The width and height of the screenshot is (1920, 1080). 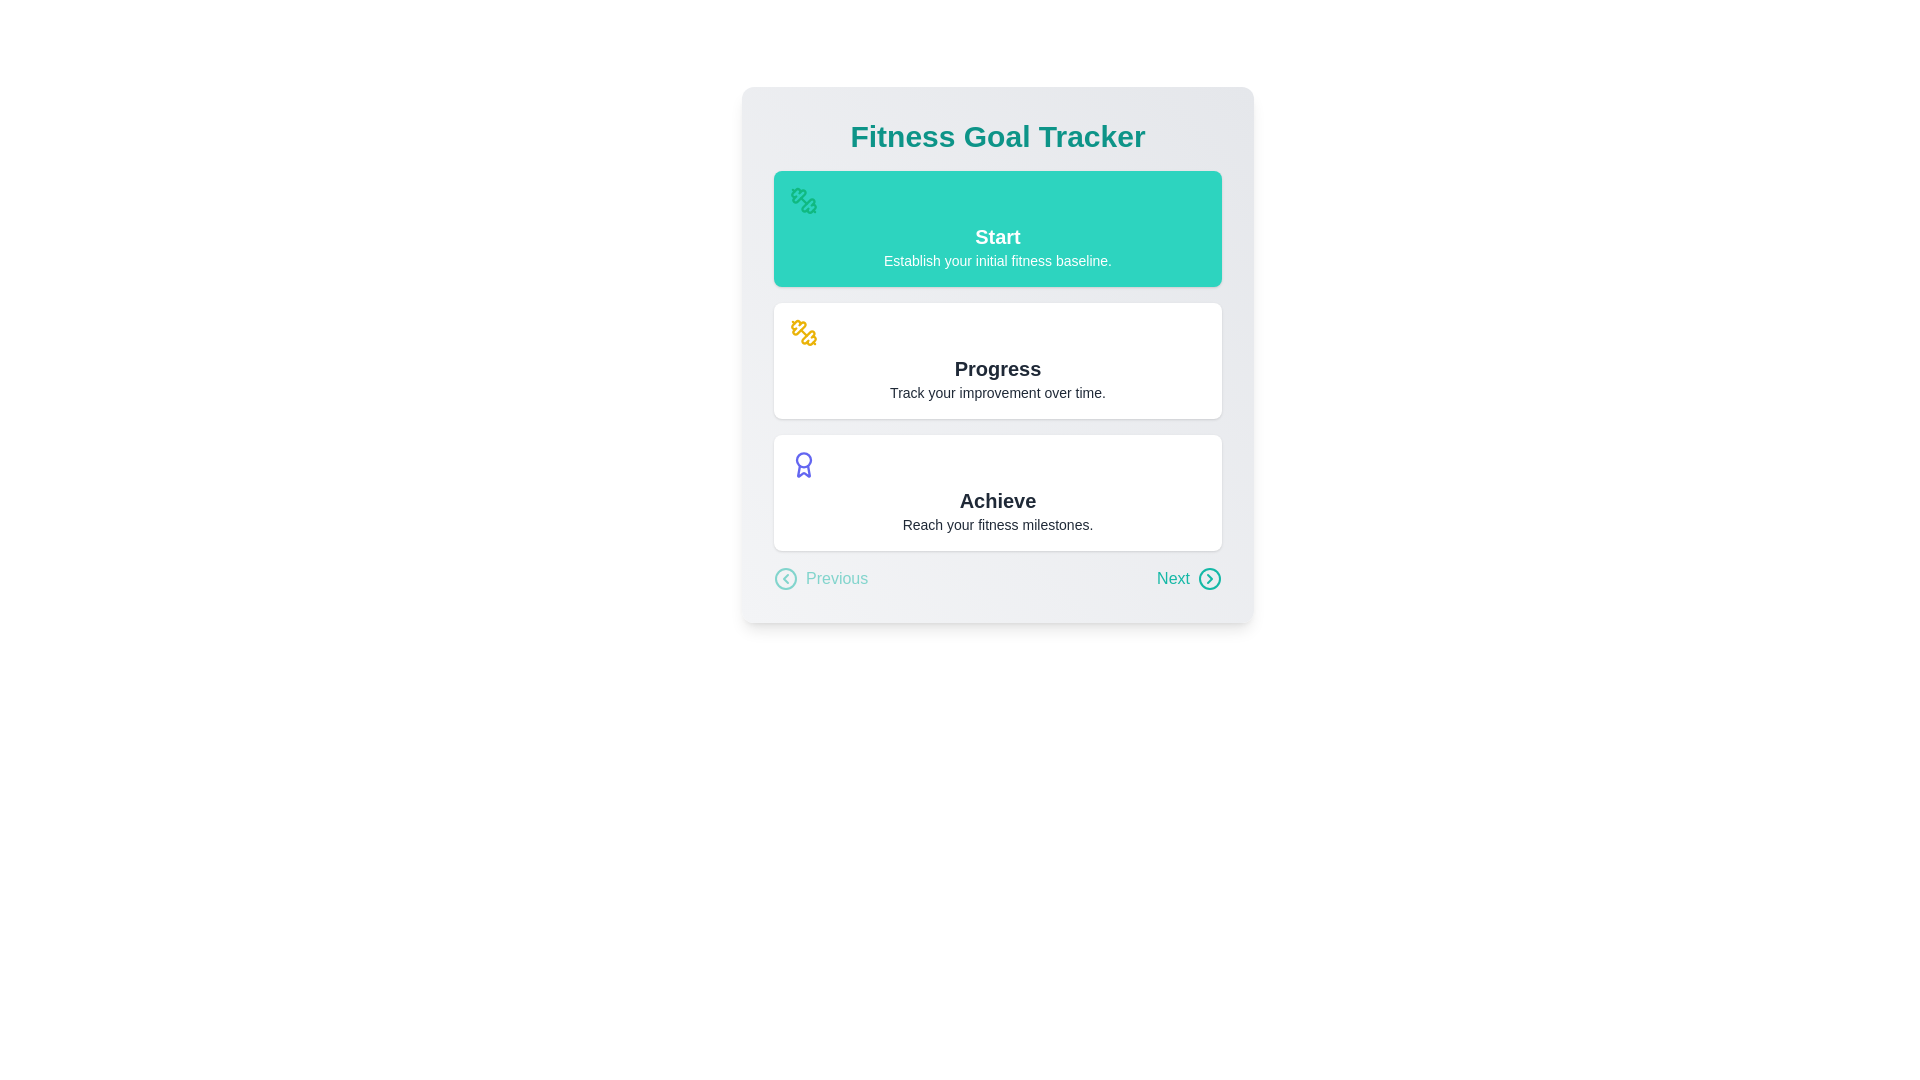 I want to click on the decorative icon element associated with the 'Progress' section, located at the top-left corner of the 'Progress' card, so click(x=809, y=337).